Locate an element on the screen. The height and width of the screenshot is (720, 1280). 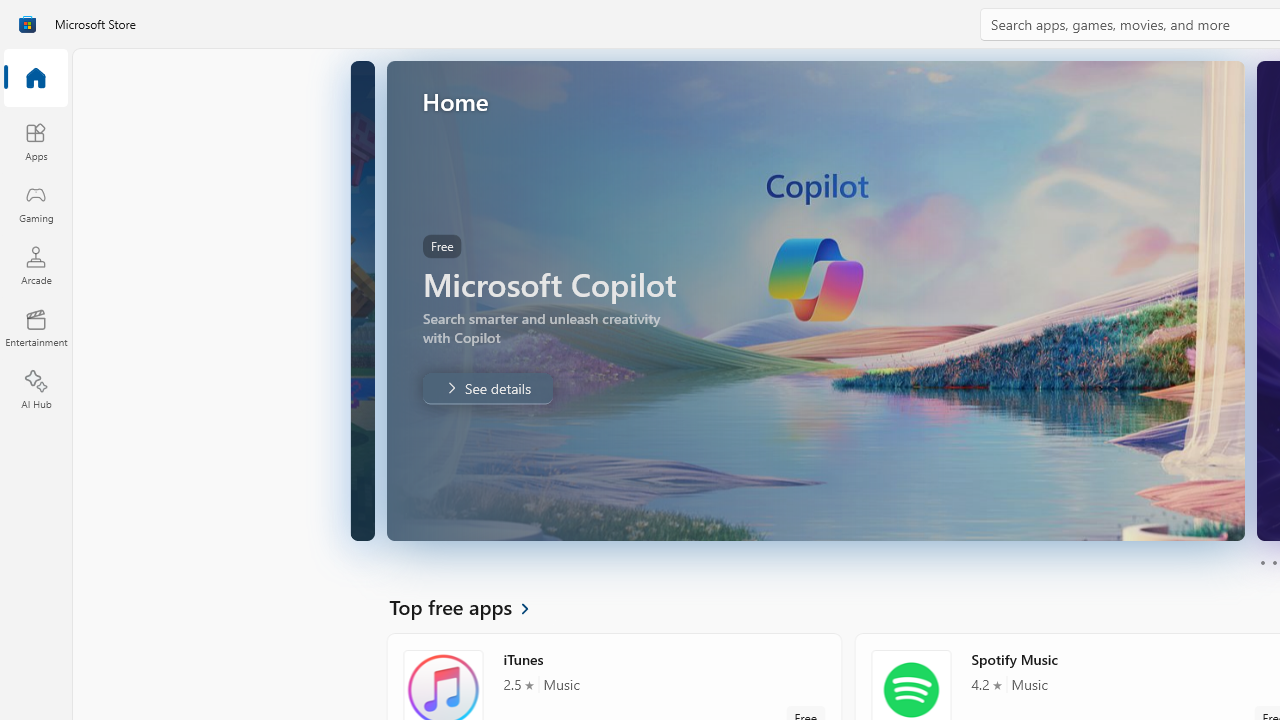
'Home' is located at coordinates (35, 78).